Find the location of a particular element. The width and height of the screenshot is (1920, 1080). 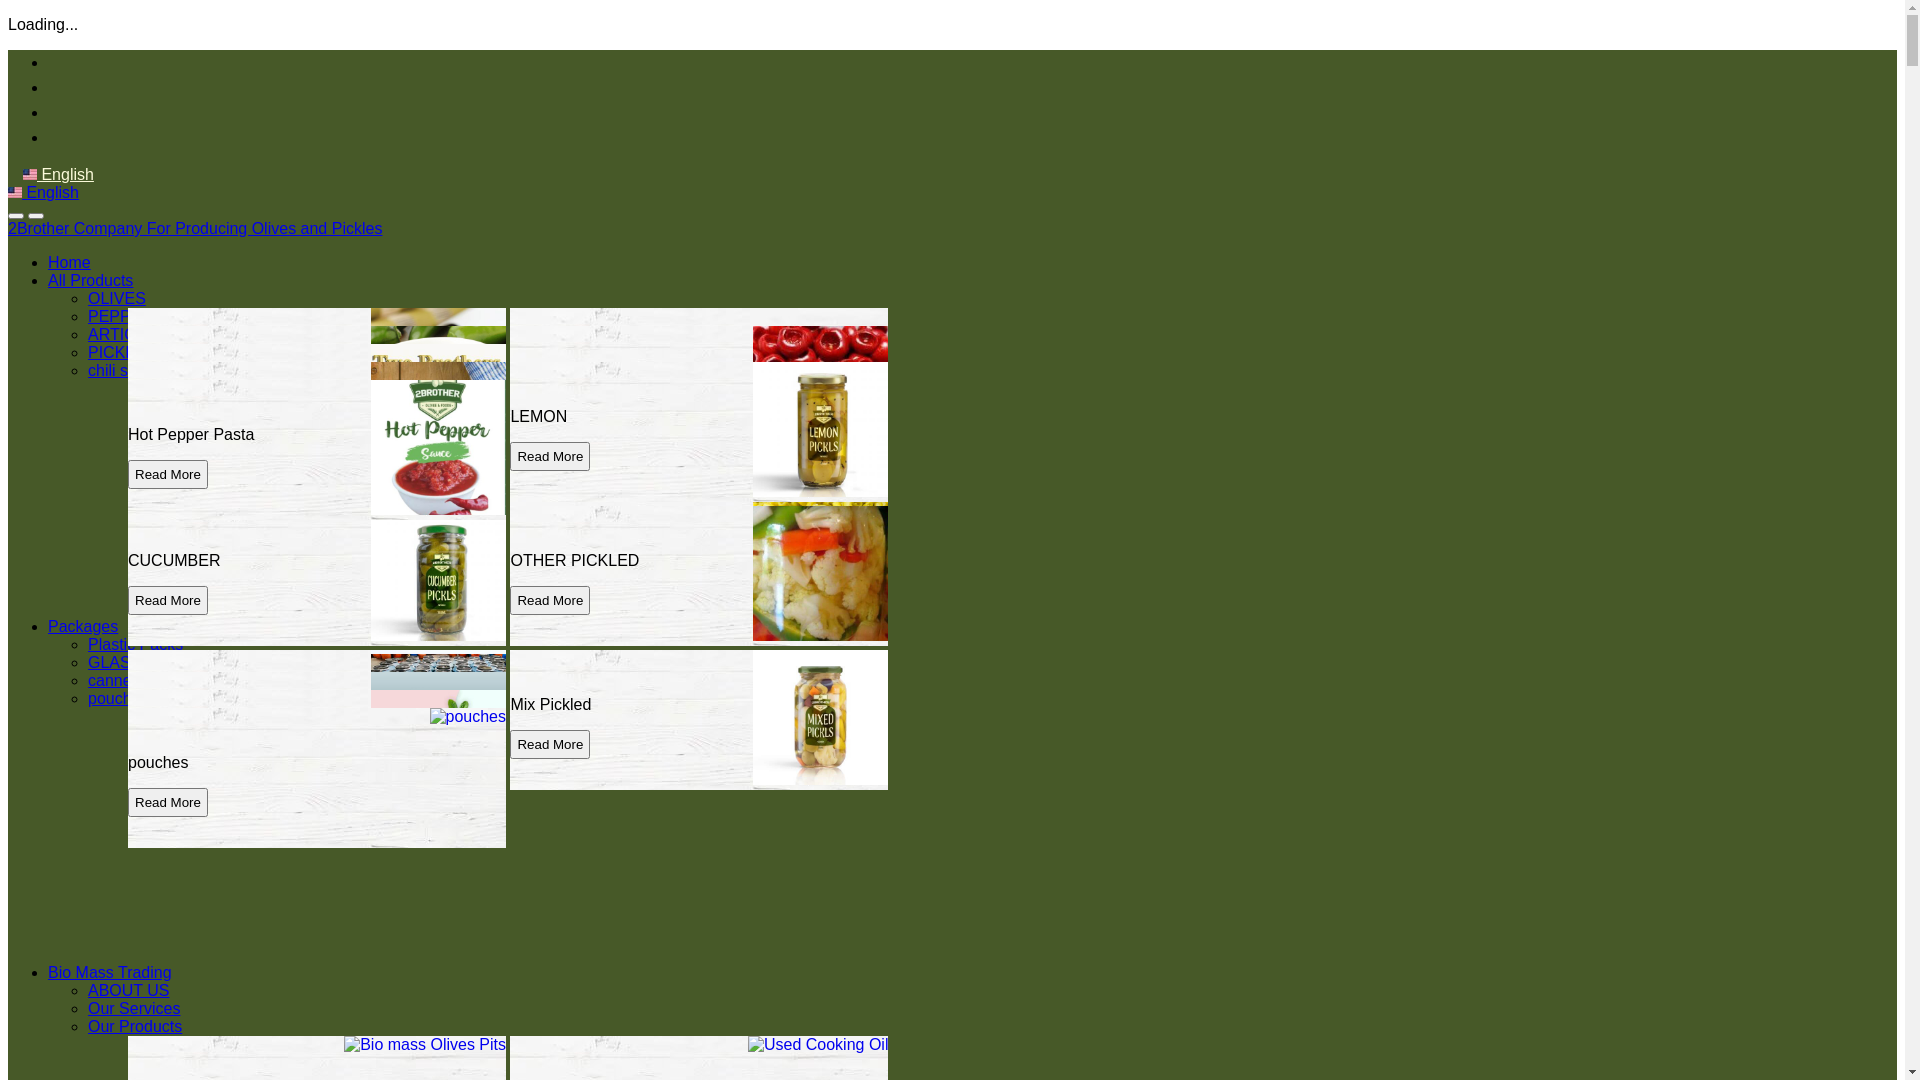

'Read More' is located at coordinates (550, 744).